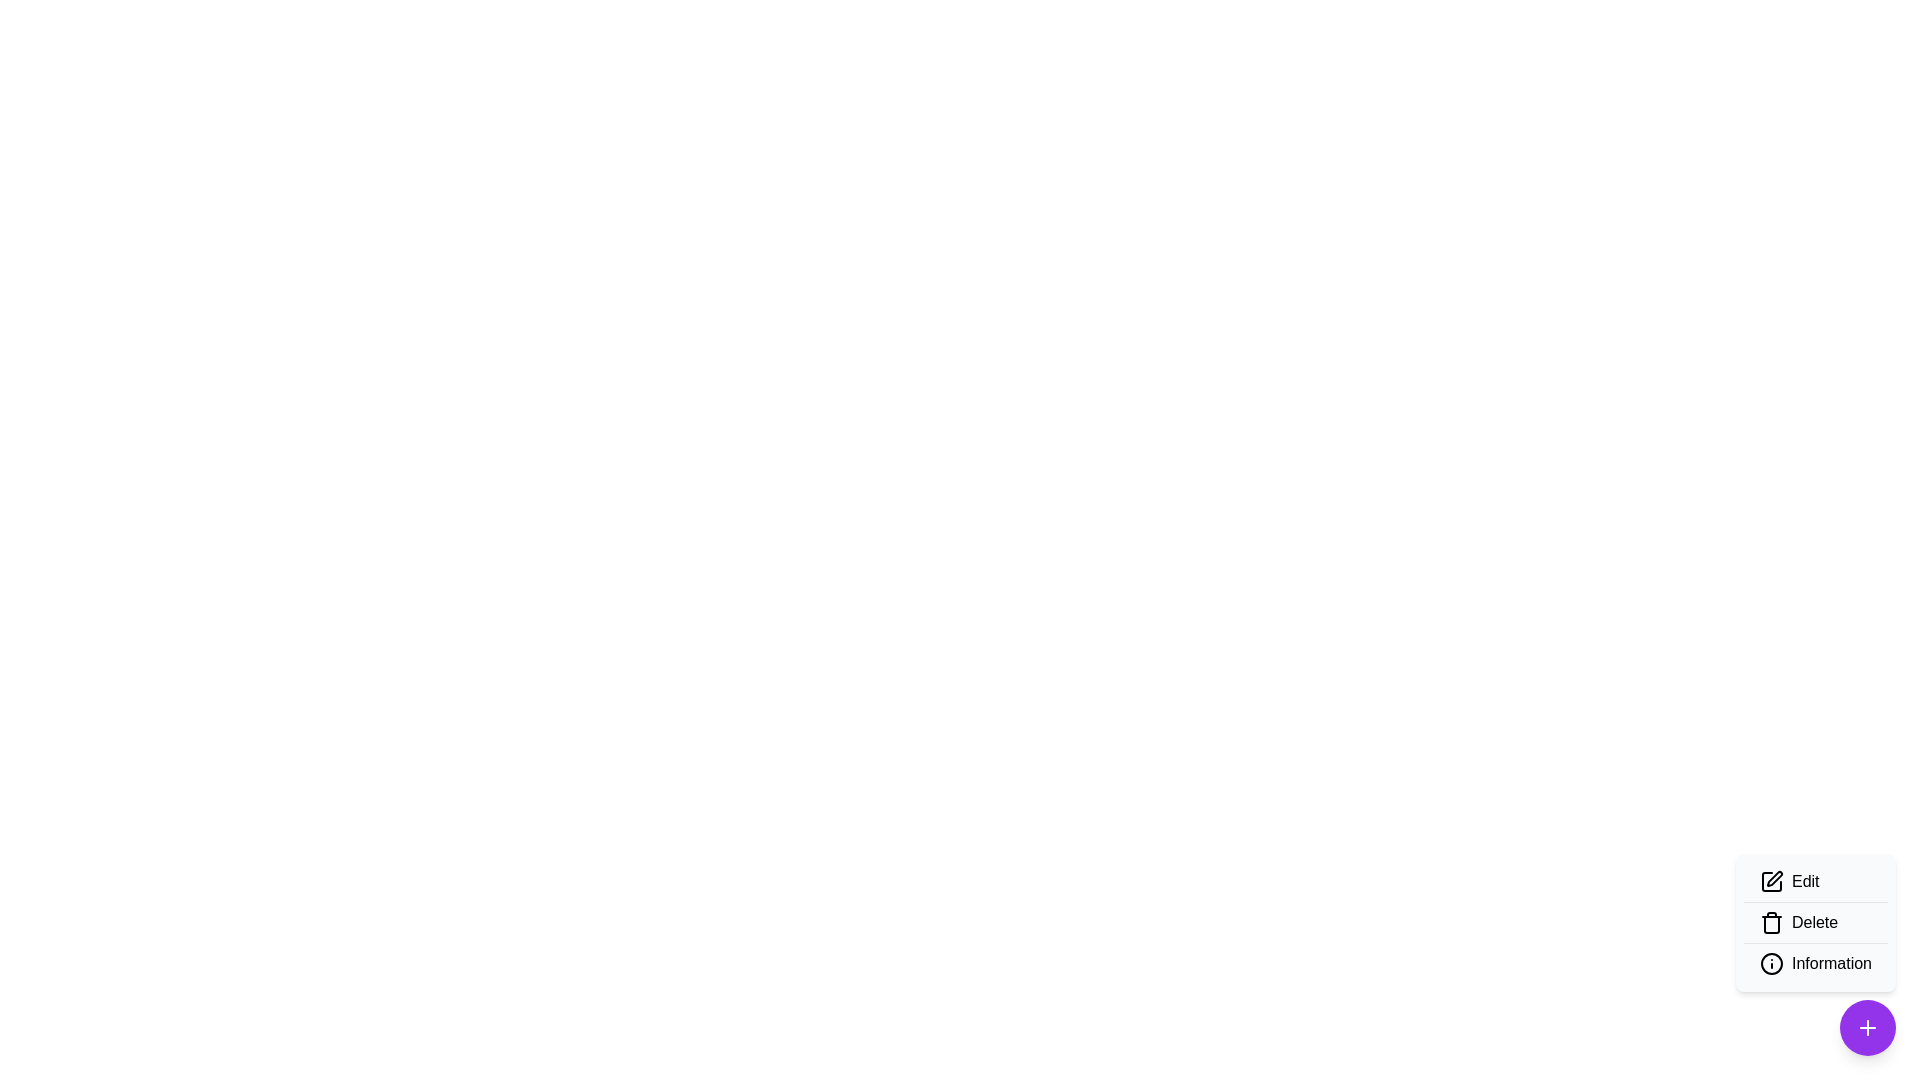  I want to click on the trash bin icon located in the action menu below the 'Edit' option and above the 'Information' option, so click(1771, 922).